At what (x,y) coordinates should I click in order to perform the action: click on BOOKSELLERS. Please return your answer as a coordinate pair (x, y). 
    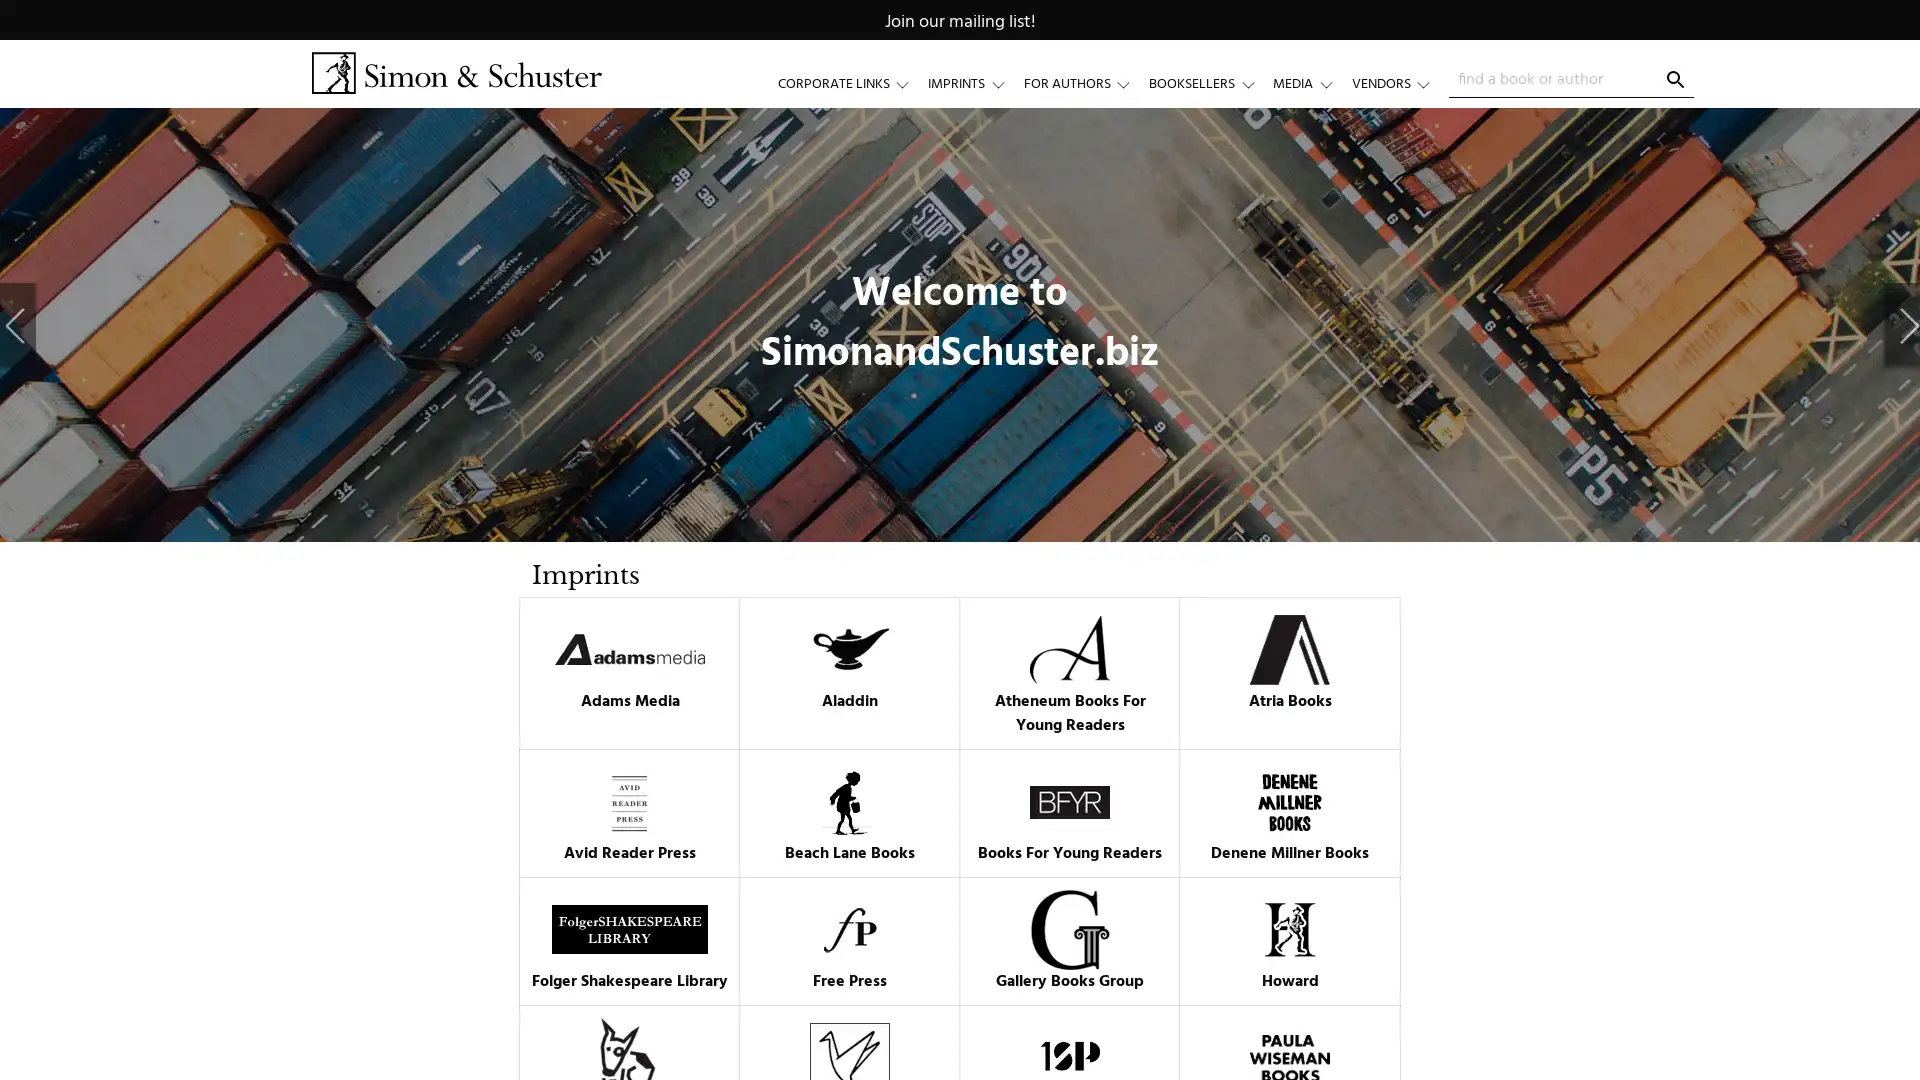
    Looking at the image, I should click on (1209, 83).